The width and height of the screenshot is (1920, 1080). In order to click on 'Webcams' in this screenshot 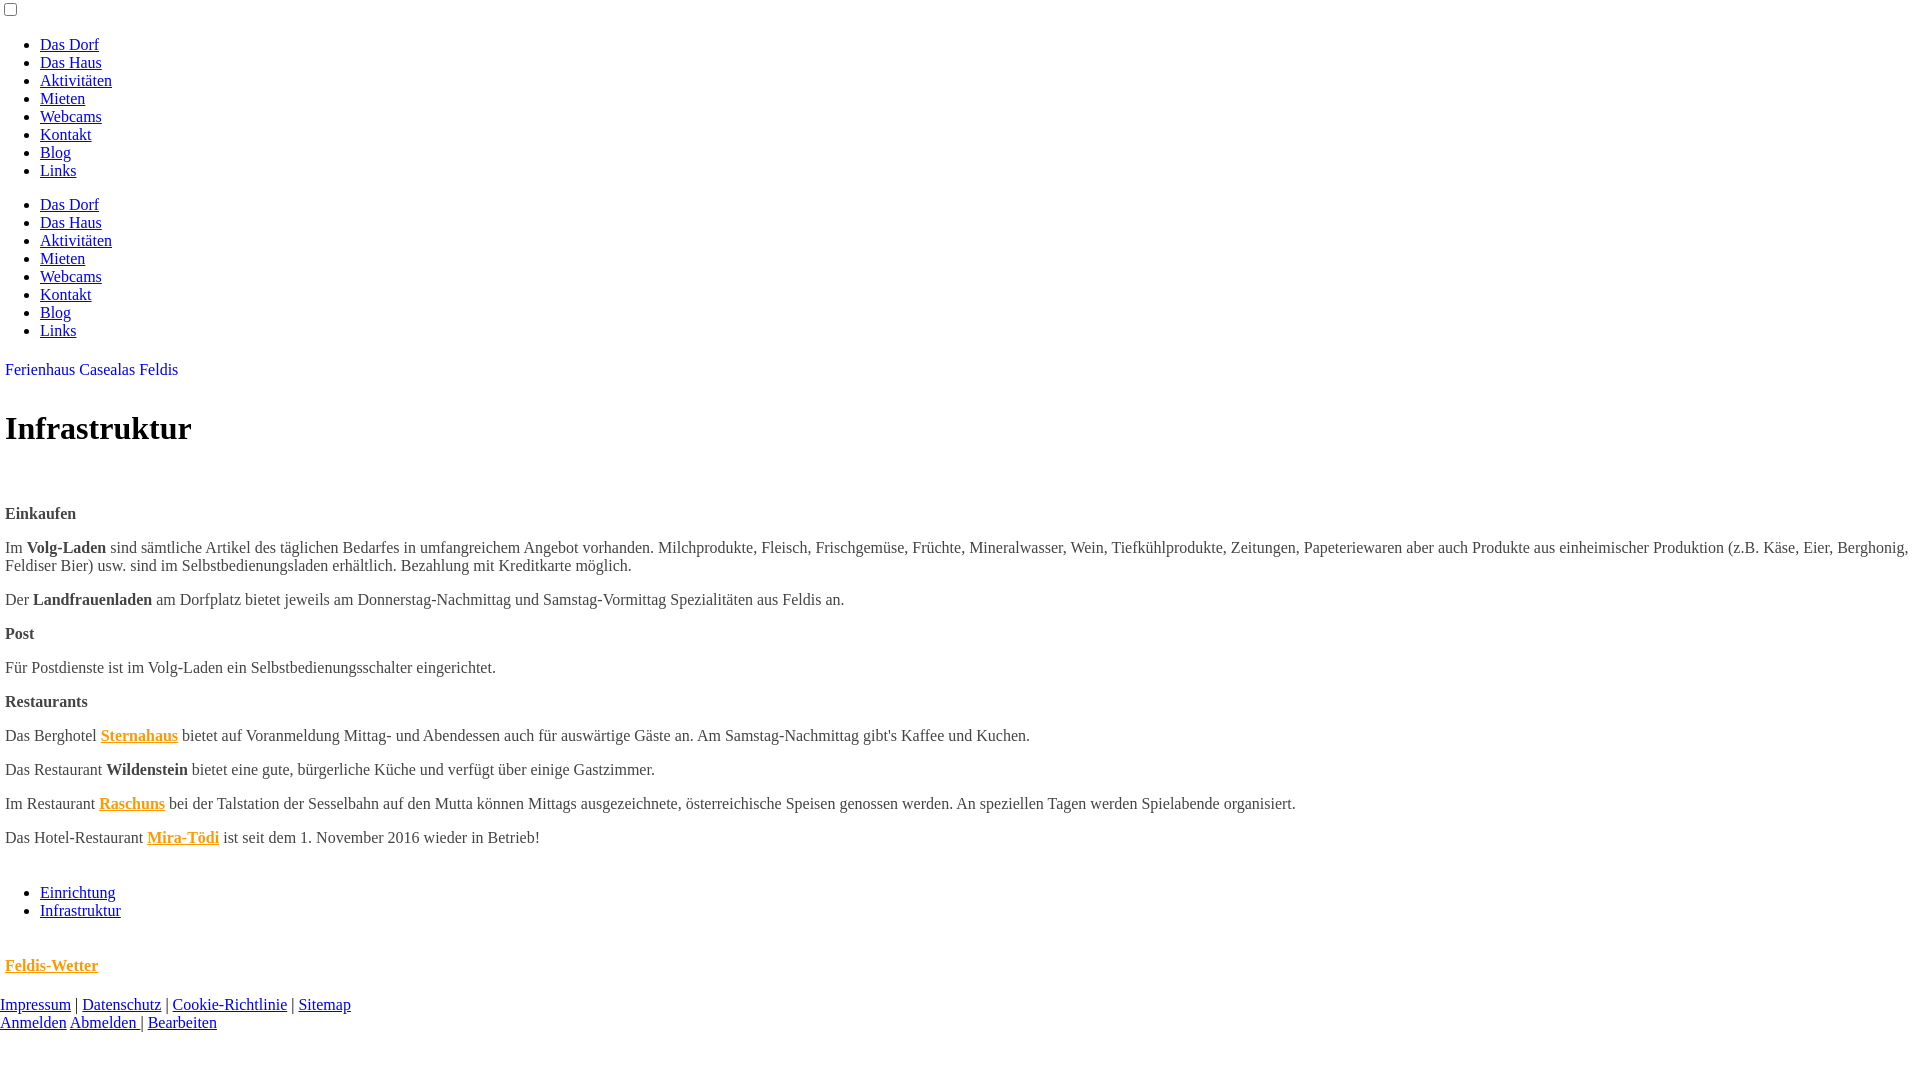, I will do `click(71, 276)`.